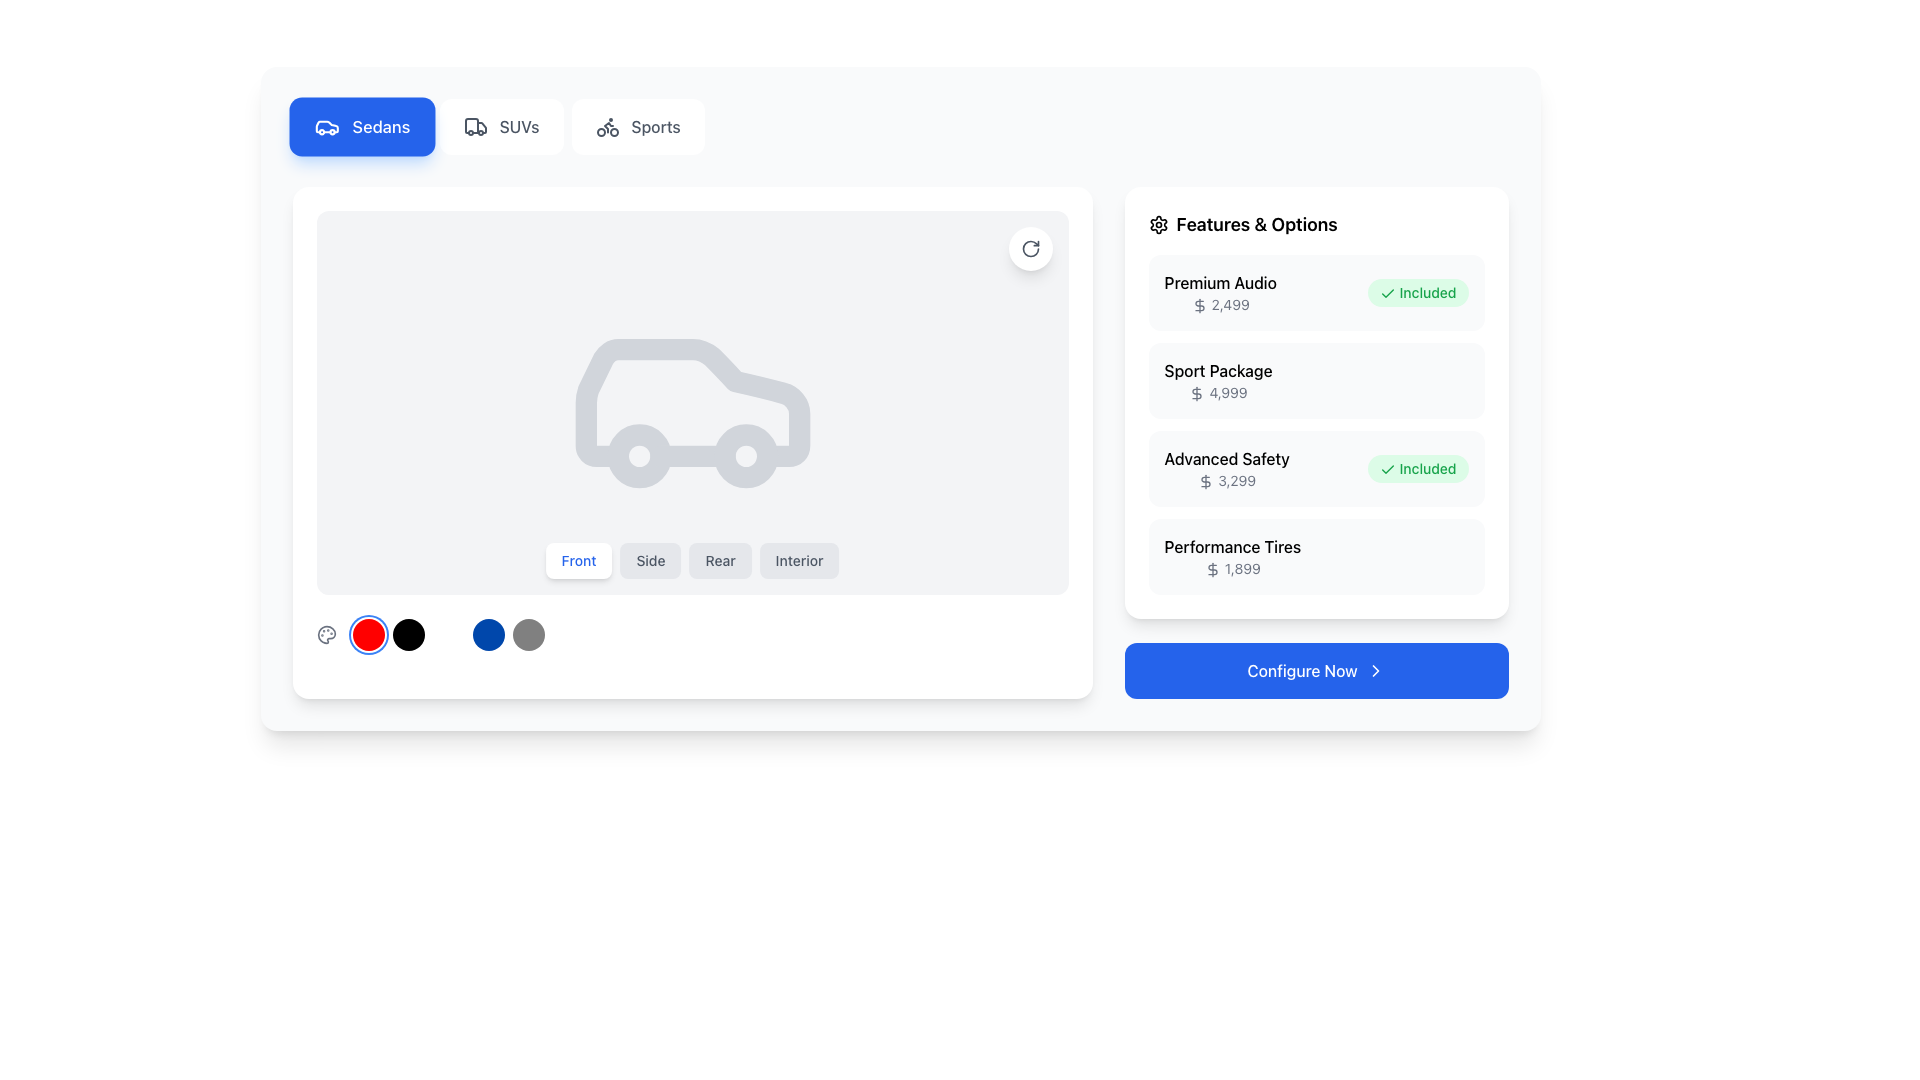 The image size is (1920, 1080). Describe the element at coordinates (1226, 481) in the screenshot. I see `the price text '3,299' displayed in gray color, which is located beneath the 'Advanced Safety' label in the 'Features & Options' section` at that location.